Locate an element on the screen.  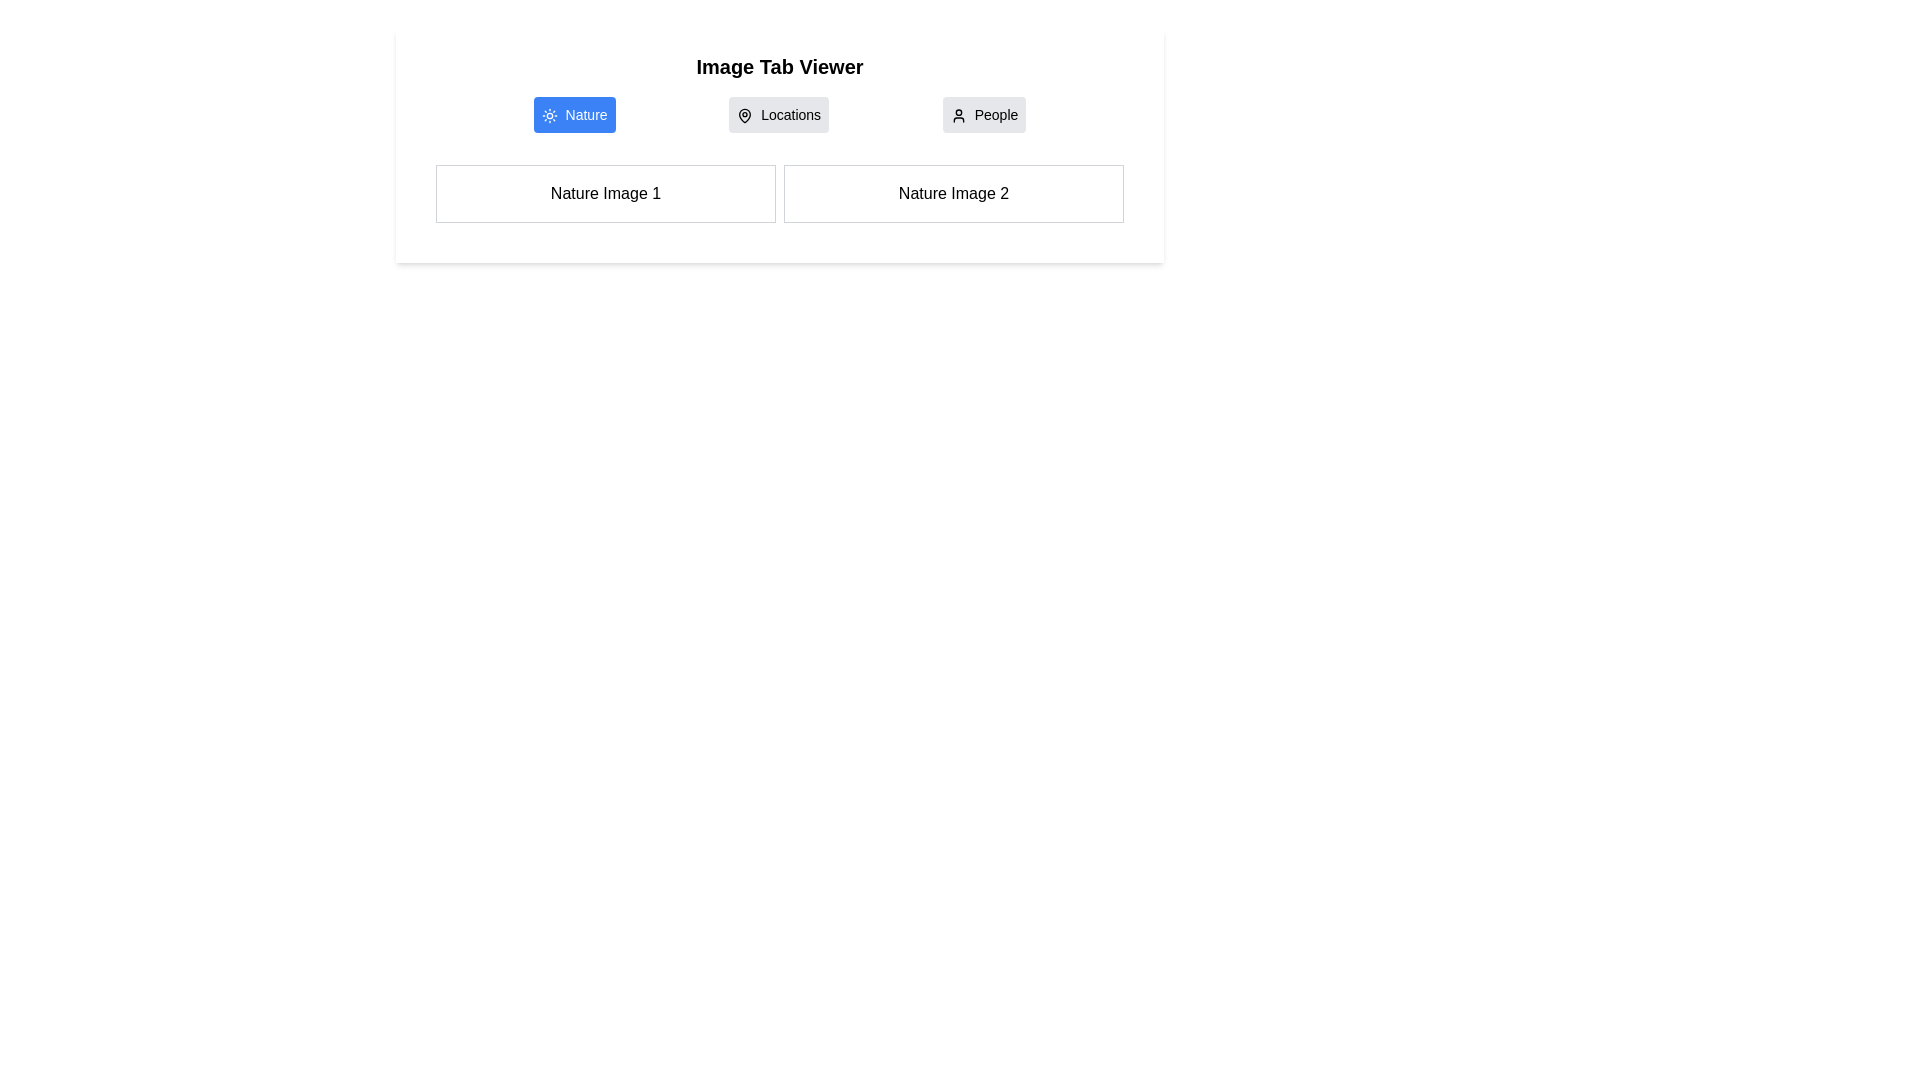
the 'Locations' button, which is the second button in a horizontal group of three buttons with a light gray background and a map pin icon is located at coordinates (777, 115).